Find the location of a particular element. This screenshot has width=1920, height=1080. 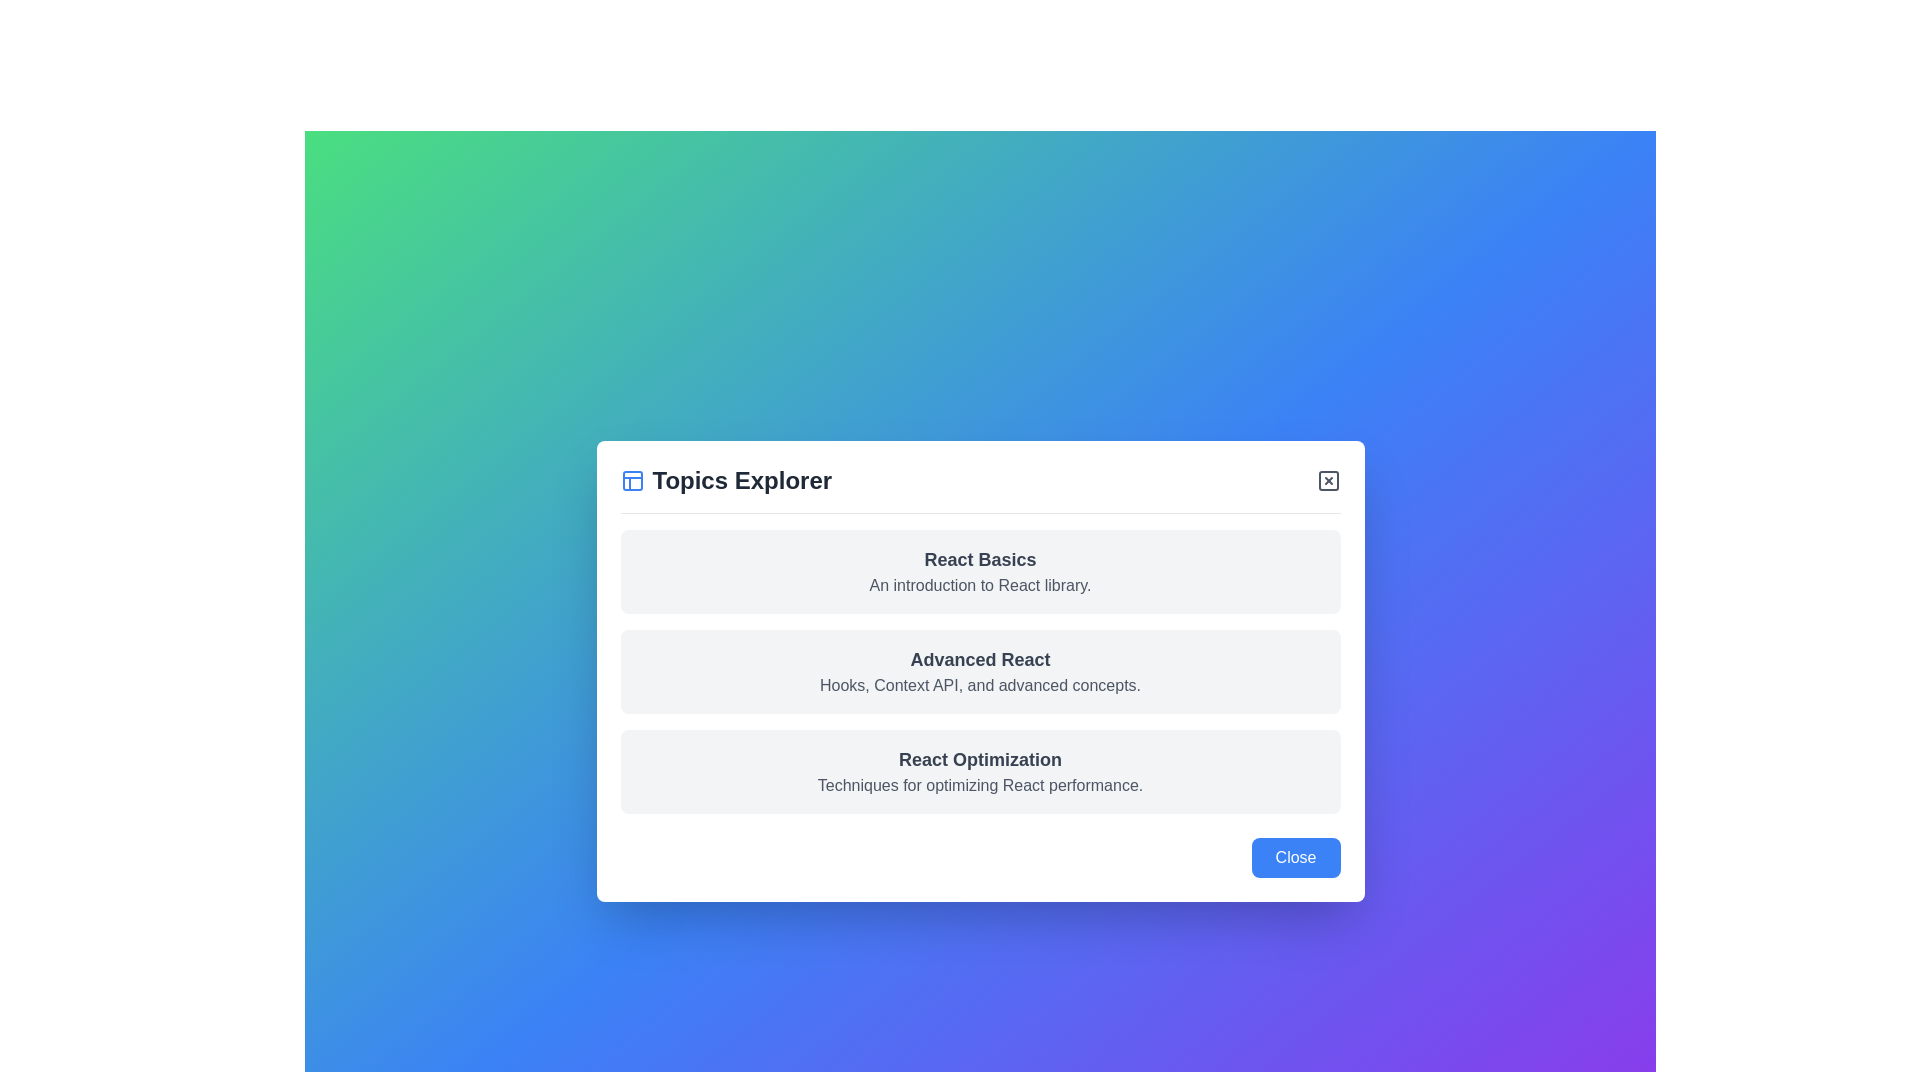

the text label reading 'Advanced React', which is styled in bold and is the main heading of the card is located at coordinates (980, 659).